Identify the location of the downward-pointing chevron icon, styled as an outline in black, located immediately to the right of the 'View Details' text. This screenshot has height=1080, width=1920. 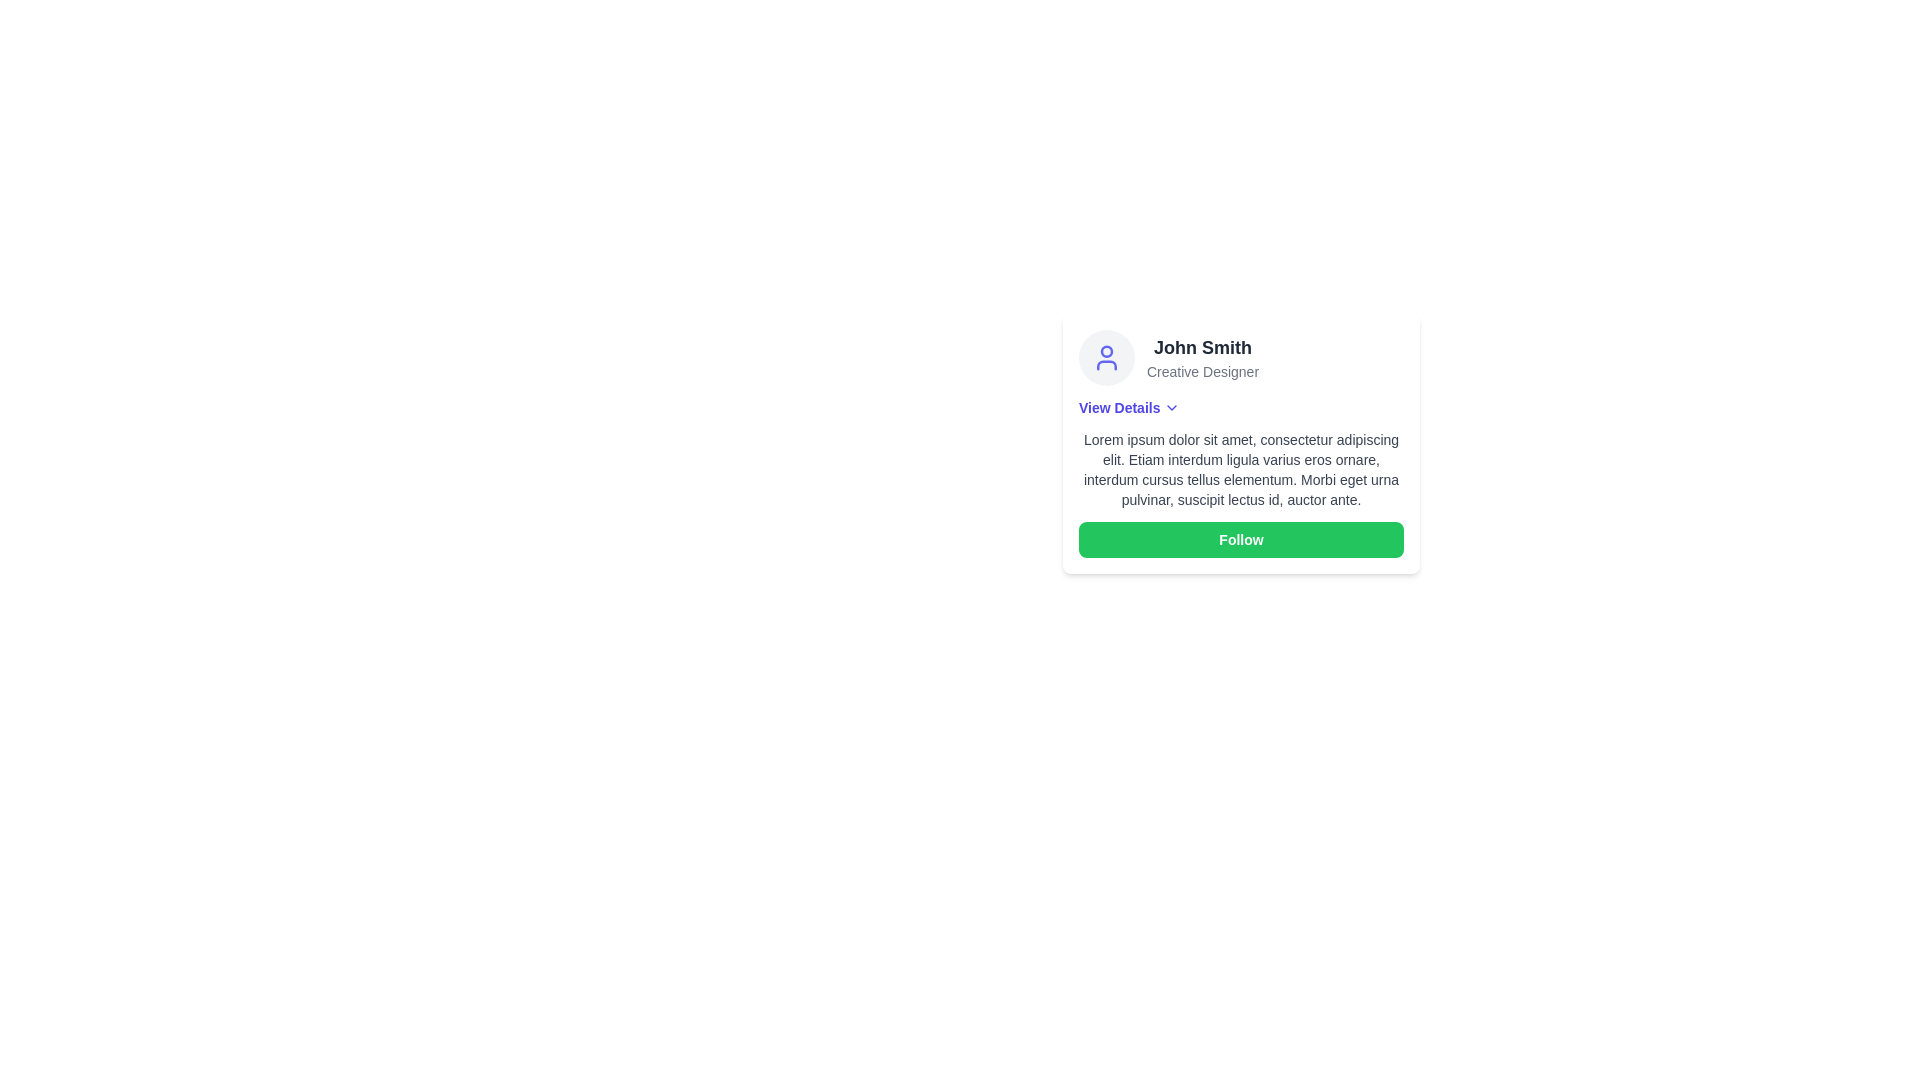
(1172, 407).